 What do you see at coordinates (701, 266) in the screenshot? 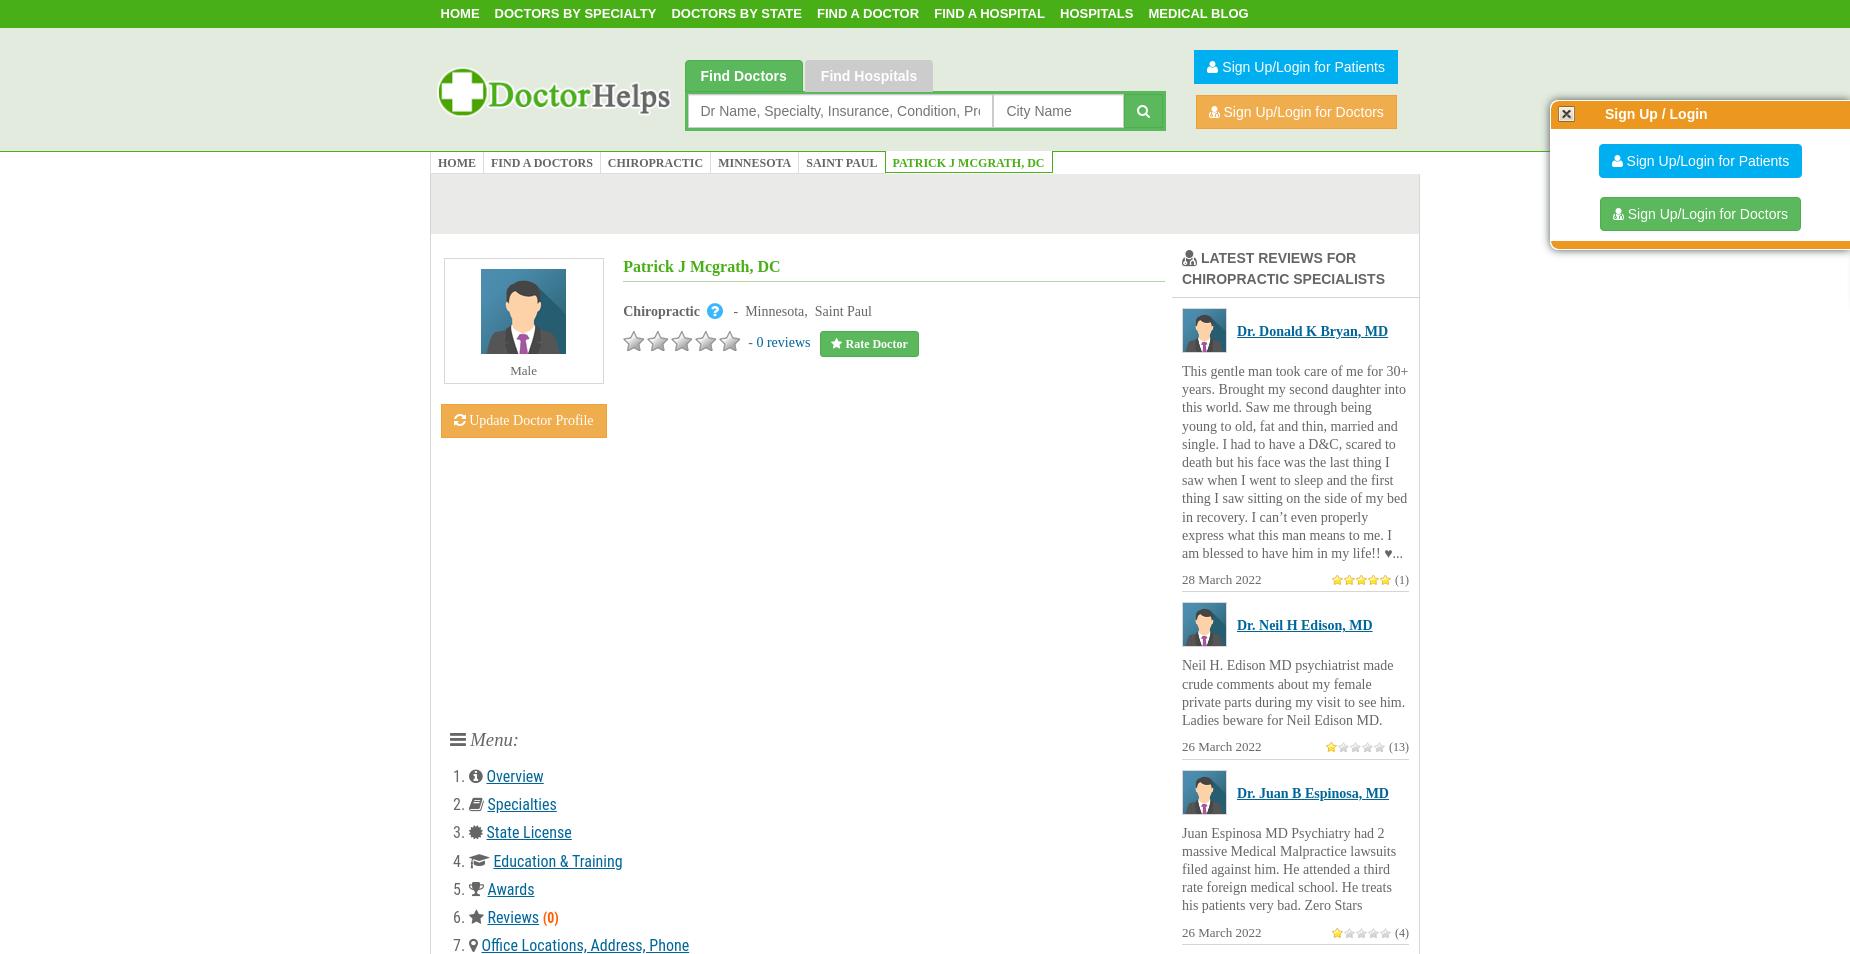
I see `'Patrick J Mcgrath, DC'` at bounding box center [701, 266].